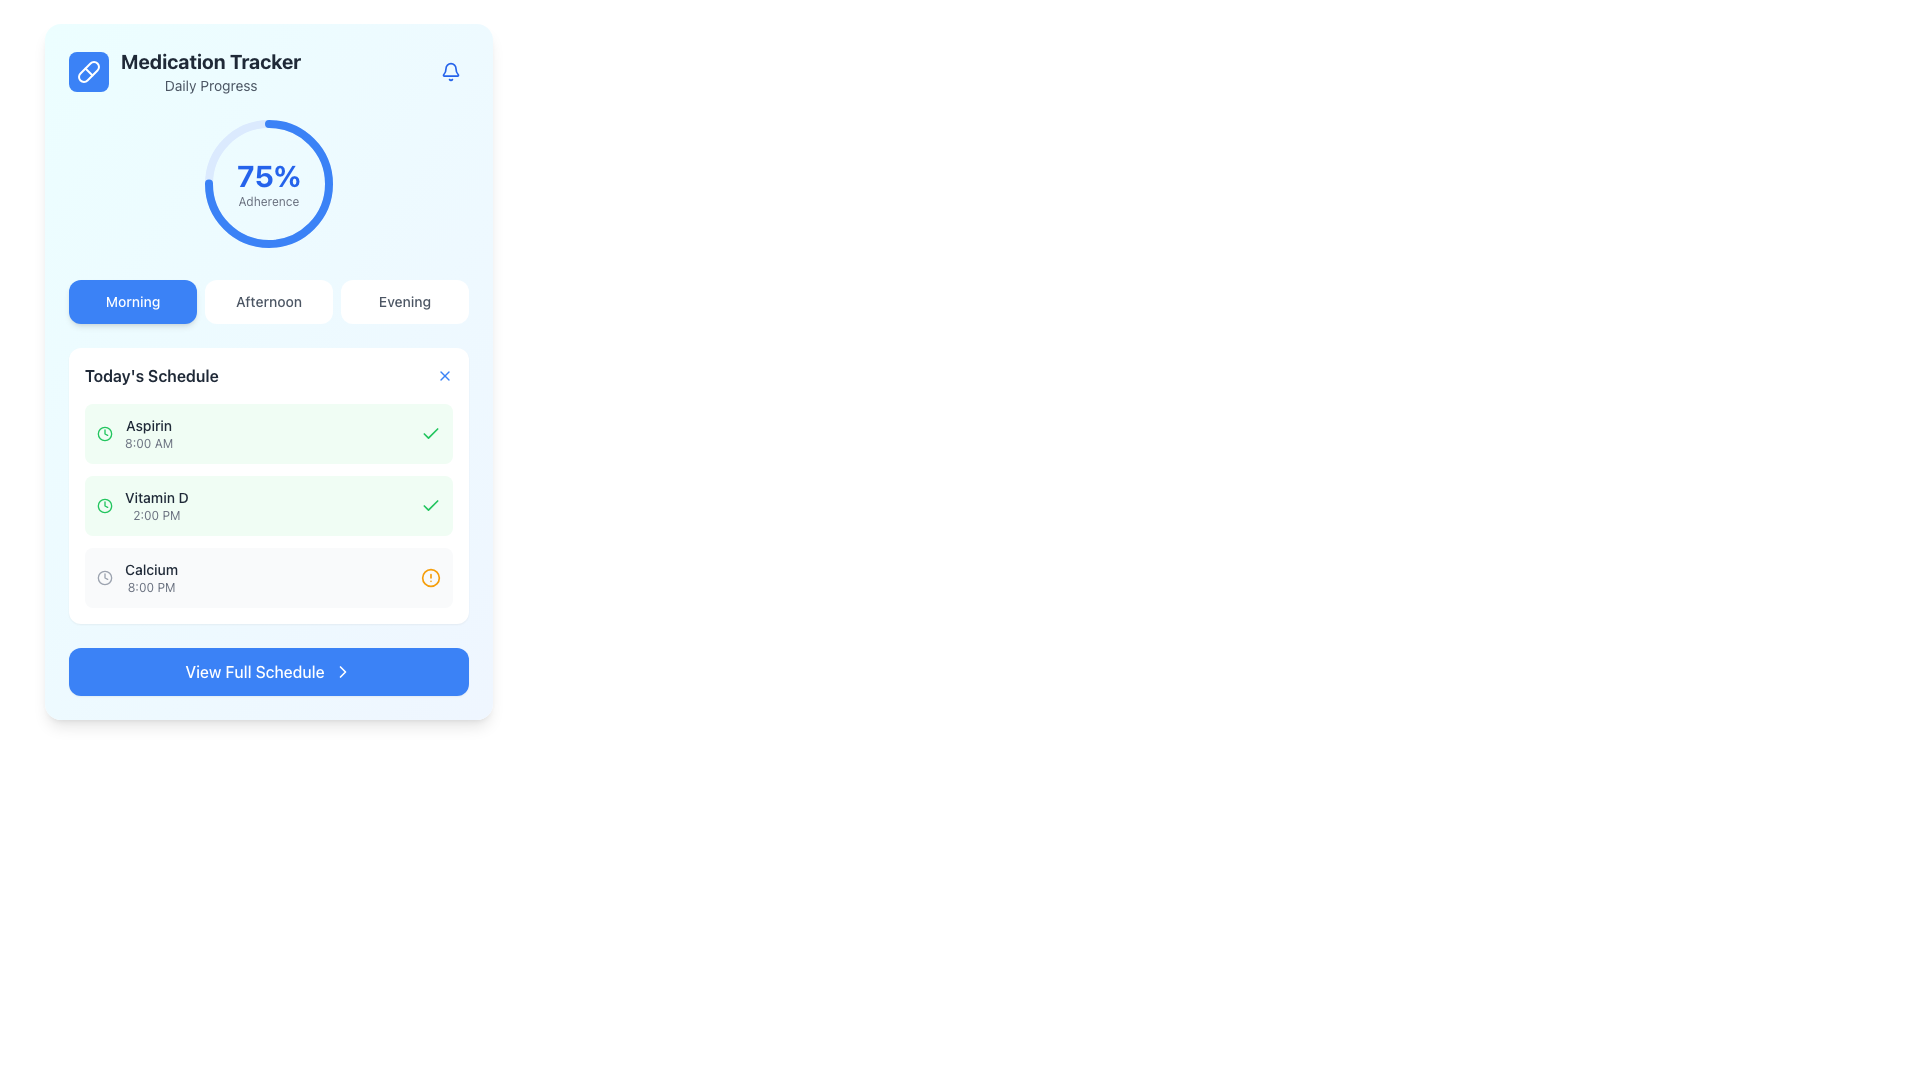 The height and width of the screenshot is (1080, 1920). What do you see at coordinates (104, 504) in the screenshot?
I see `the circular shape with a green outline and transparent fill that serves as a visual indicator in the 'Calcium 8:00 PM' item of the 'Today's Schedule' section` at bounding box center [104, 504].